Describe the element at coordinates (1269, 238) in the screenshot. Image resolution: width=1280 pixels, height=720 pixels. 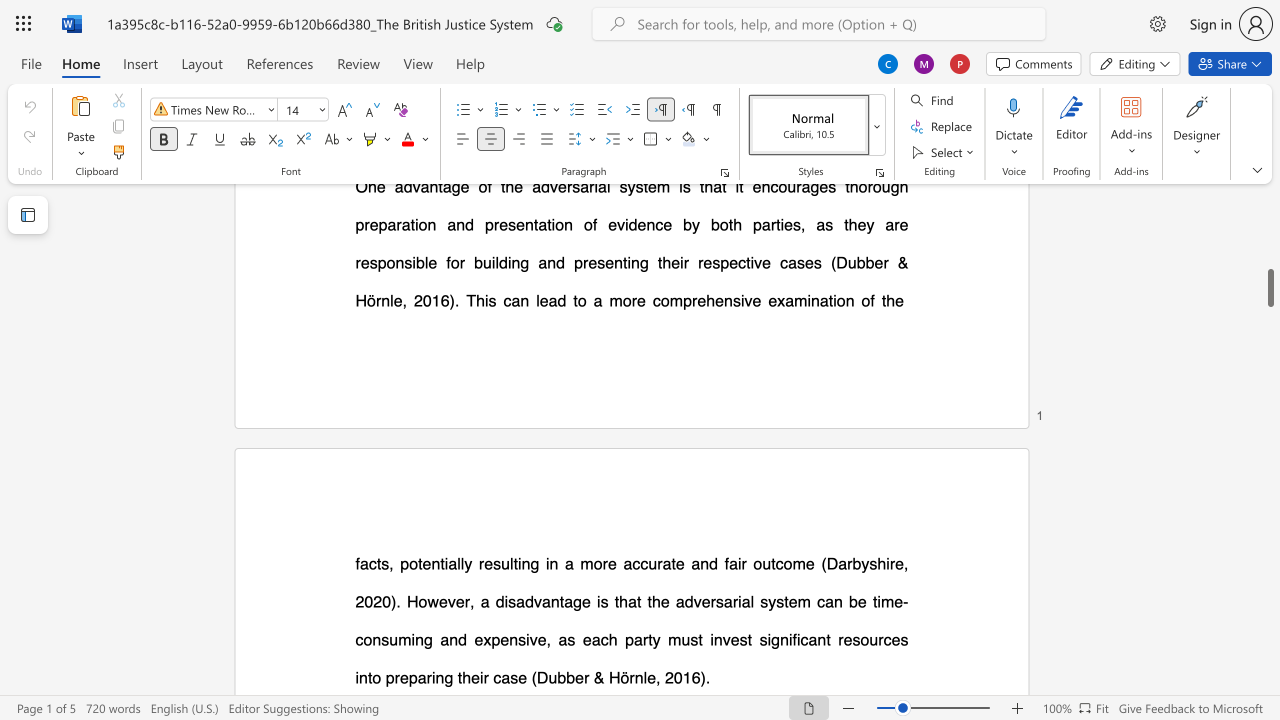
I see `the scrollbar on the right side to scroll the page up` at that location.